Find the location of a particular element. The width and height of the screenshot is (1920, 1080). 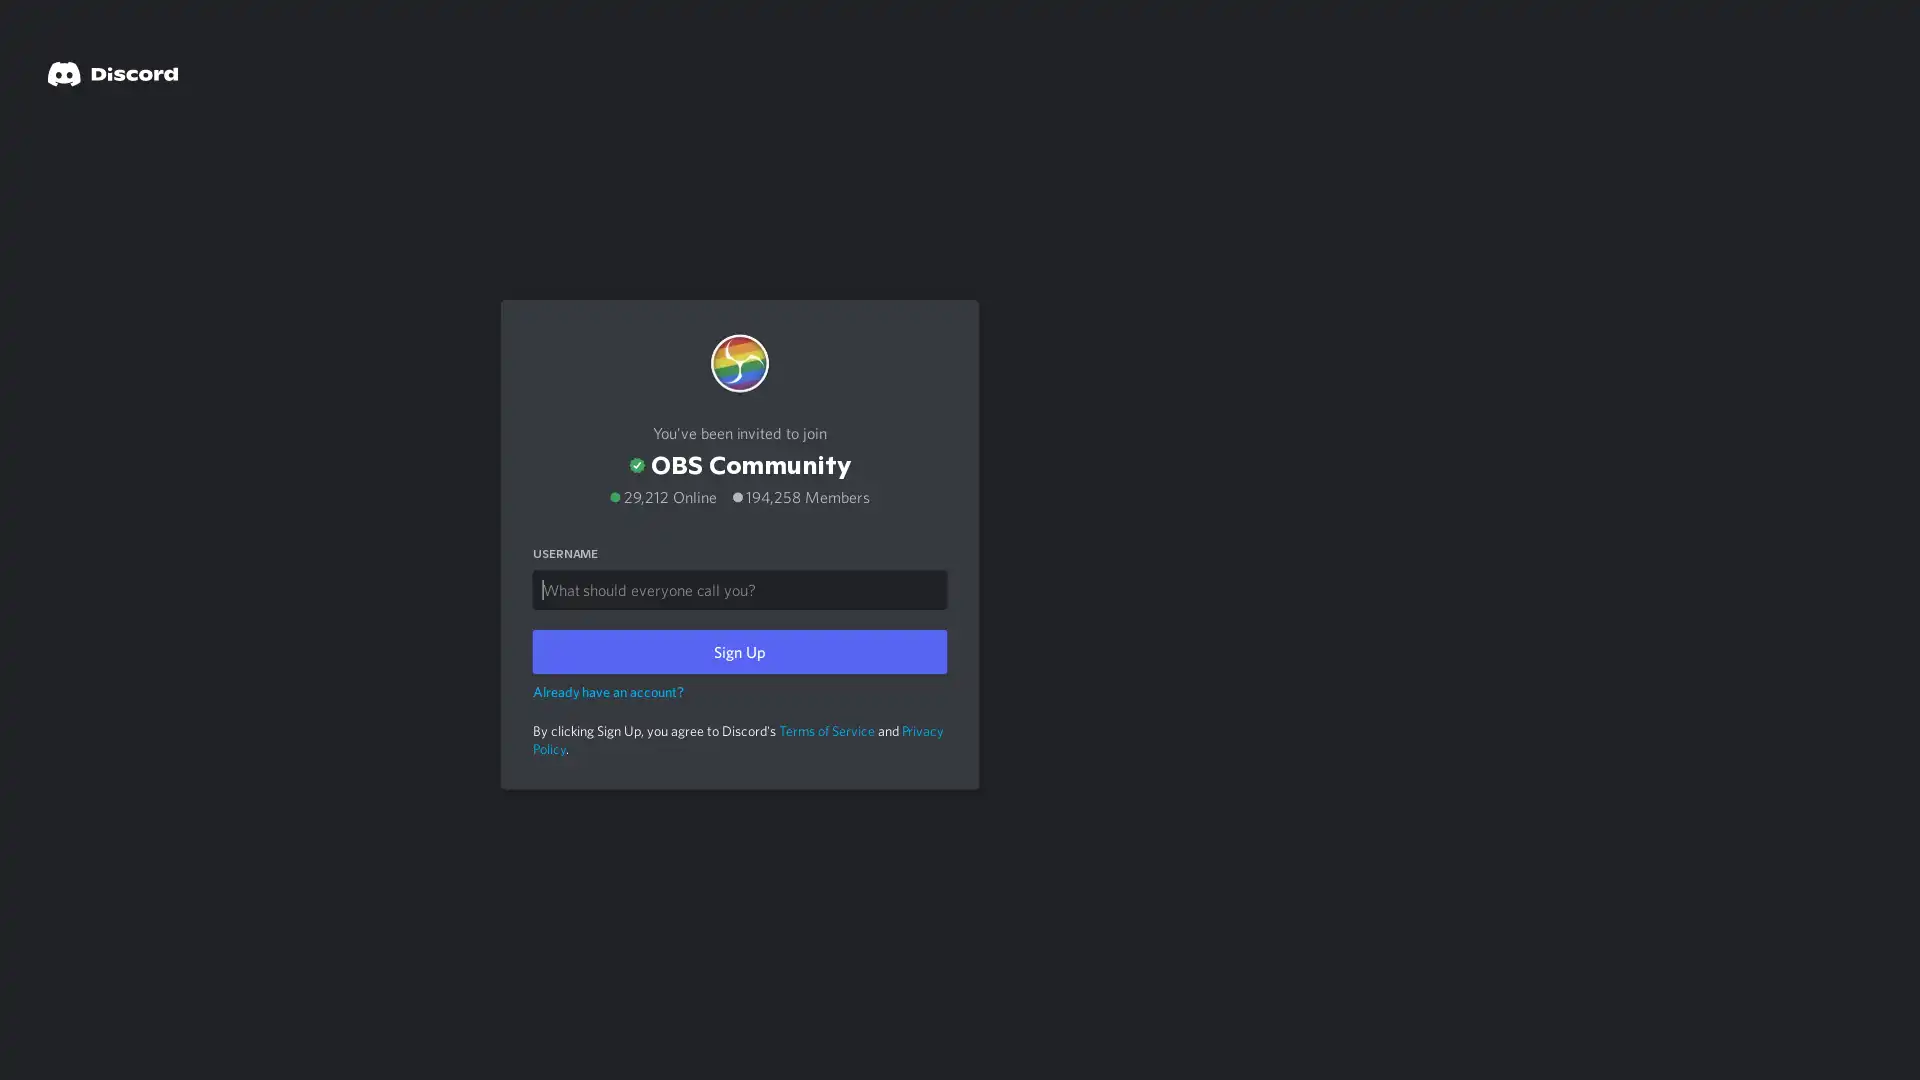

Already have an account? is located at coordinates (607, 685).